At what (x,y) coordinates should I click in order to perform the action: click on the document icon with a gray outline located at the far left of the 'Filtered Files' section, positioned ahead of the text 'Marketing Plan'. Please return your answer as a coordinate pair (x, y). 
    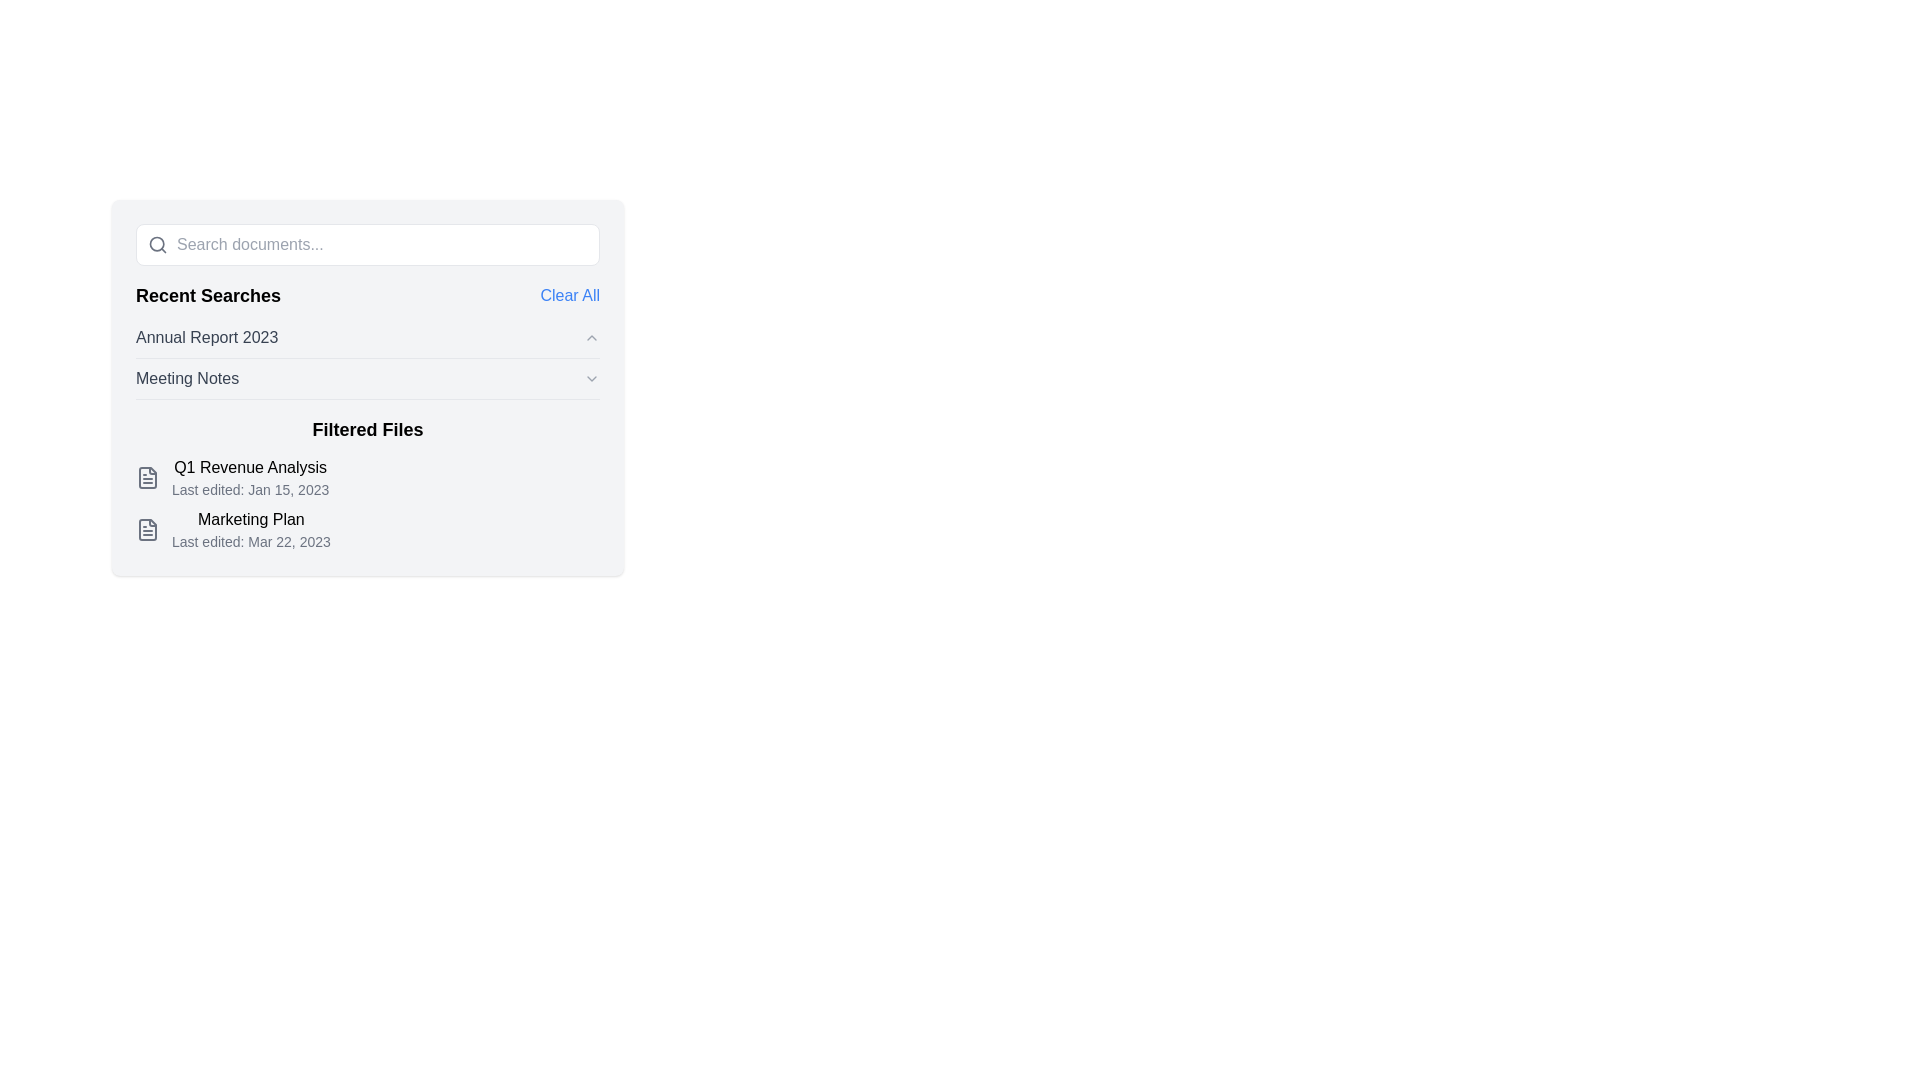
    Looking at the image, I should click on (147, 528).